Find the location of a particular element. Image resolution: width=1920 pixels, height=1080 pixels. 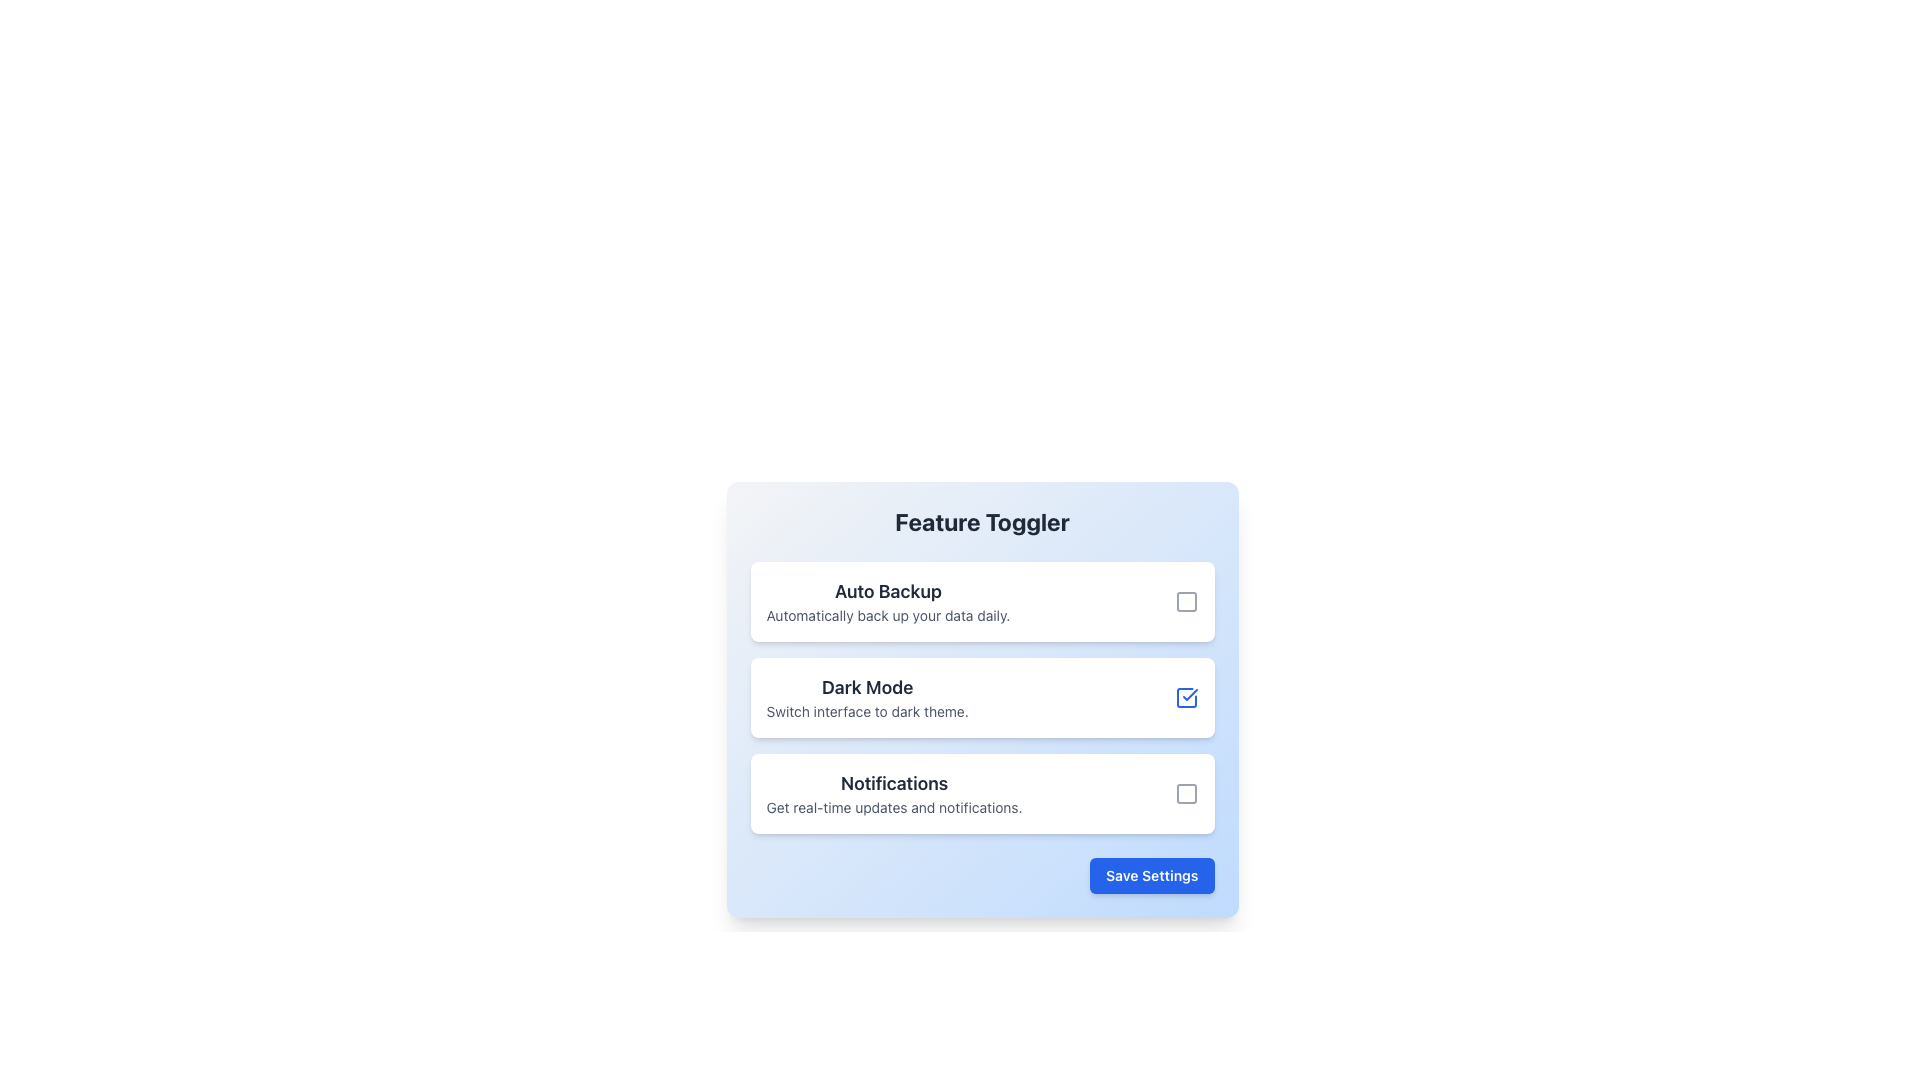

the descriptive label explaining the purpose of enabling the 'Dark Mode' option, which is located directly below the 'Dark Mode' text in the toggler options list is located at coordinates (867, 711).